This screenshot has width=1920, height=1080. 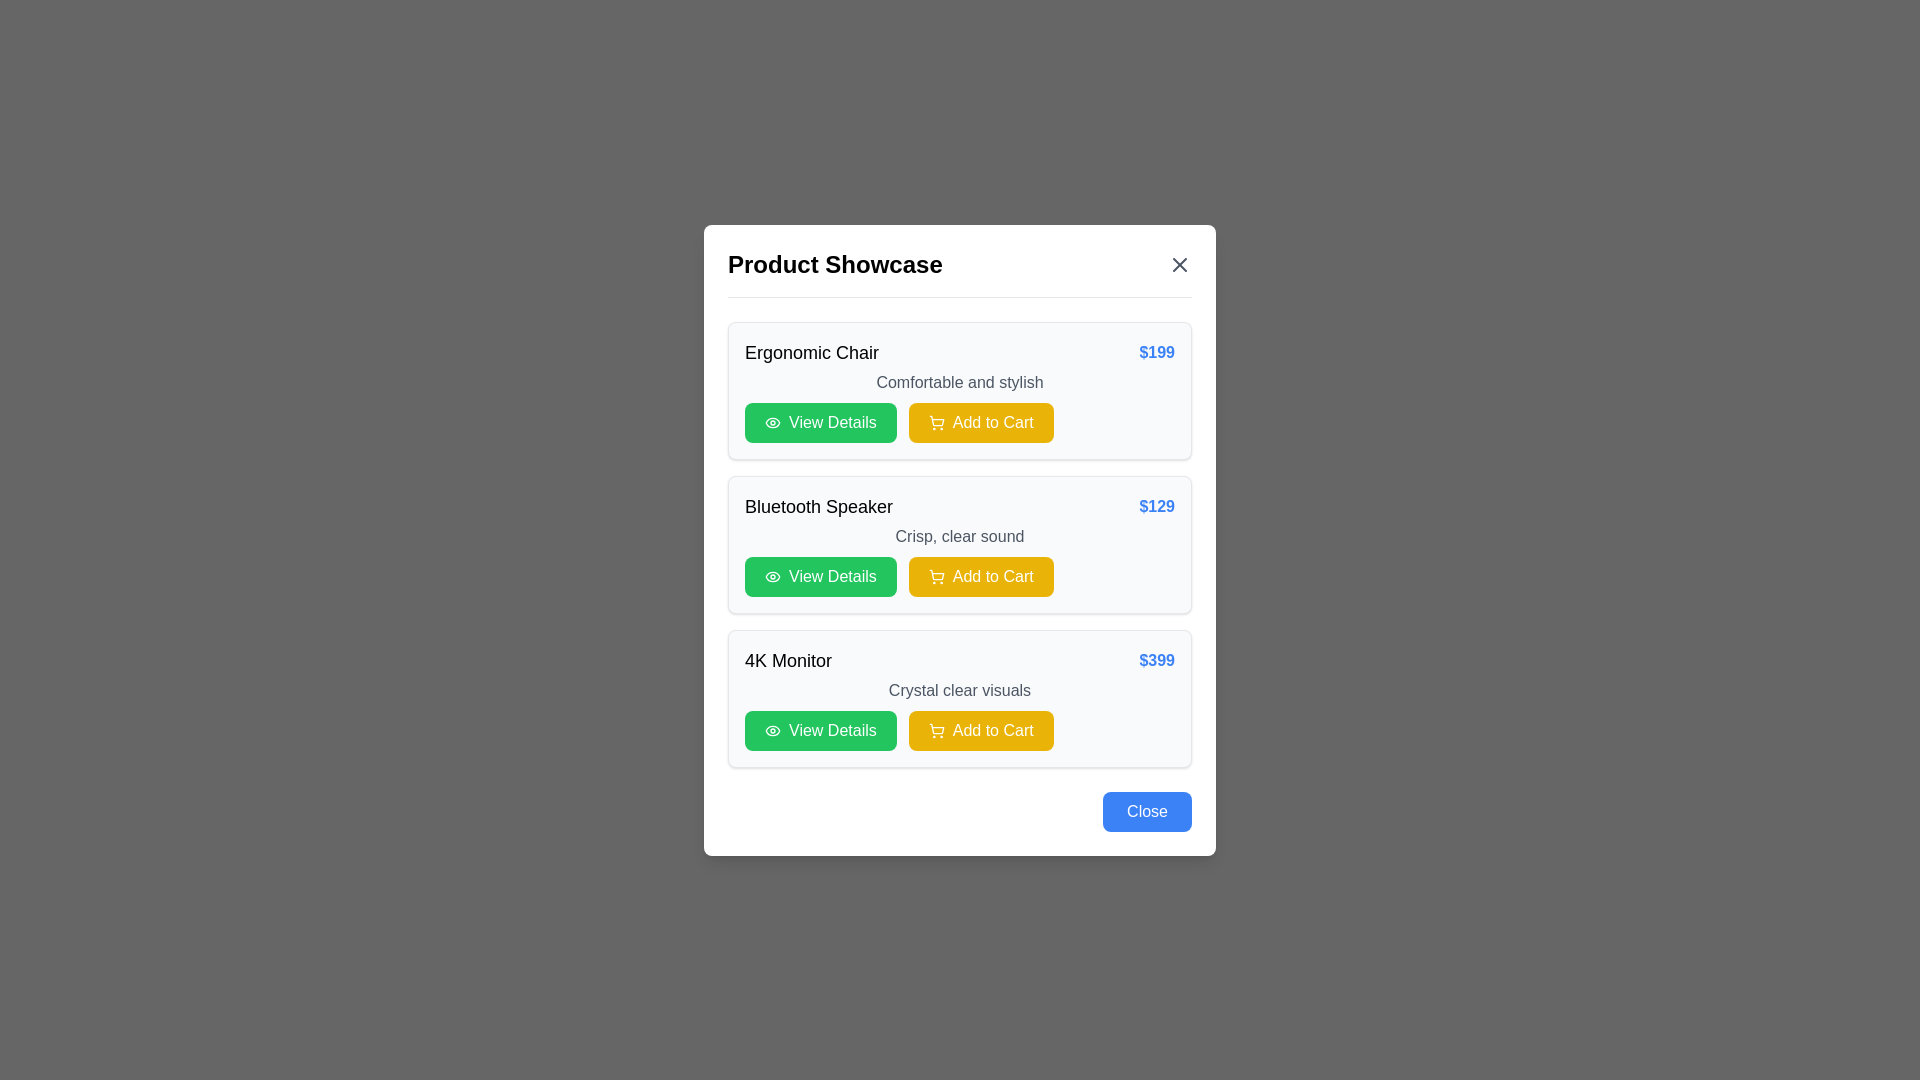 I want to click on the 'Add to Cart' button located in the Action Buttons Group of the third product card for the '4K Monitor', so click(x=960, y=729).